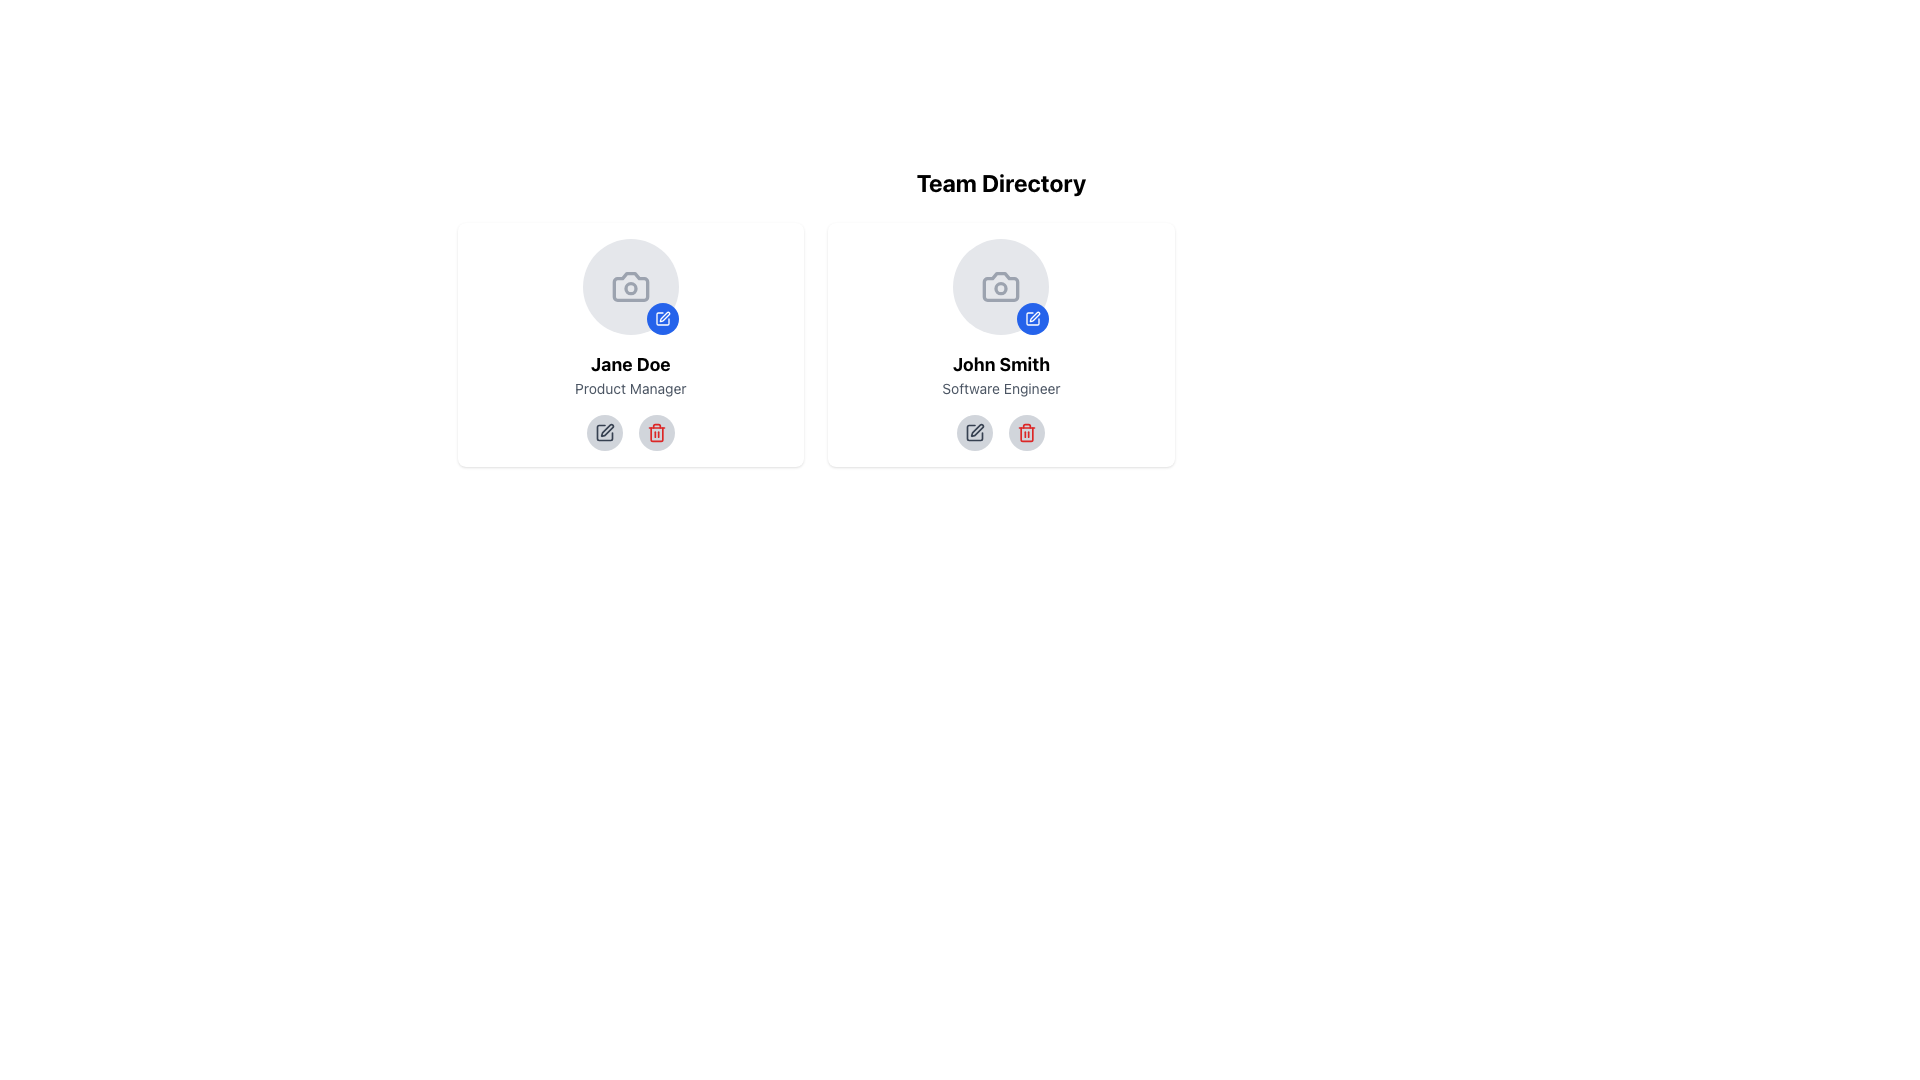 The height and width of the screenshot is (1080, 1920). I want to click on the decorative graphical component representing the lens part of the camera icon for John Smith's profile image update functionality located in the Team Directory card, so click(1001, 288).